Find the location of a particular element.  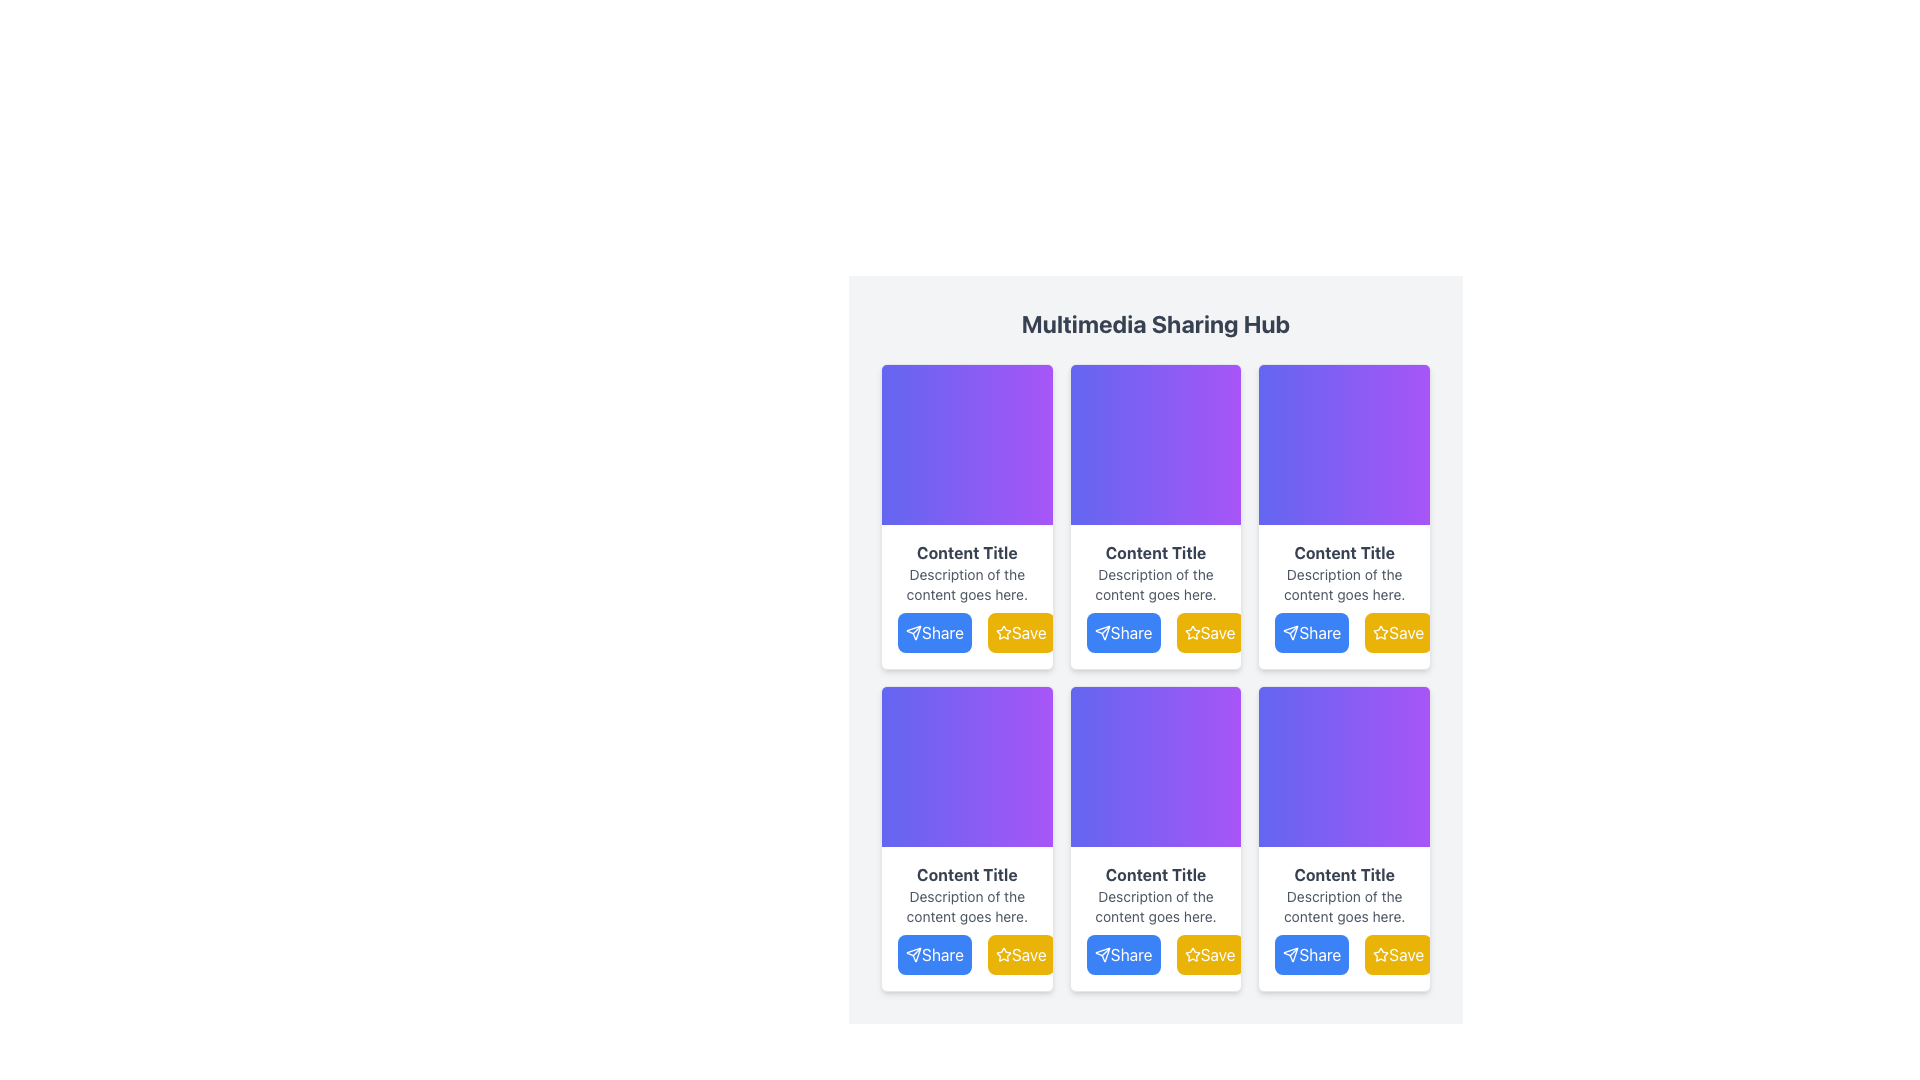

the triangular 'Share' icon which resembles a paper airplane is located at coordinates (1101, 954).